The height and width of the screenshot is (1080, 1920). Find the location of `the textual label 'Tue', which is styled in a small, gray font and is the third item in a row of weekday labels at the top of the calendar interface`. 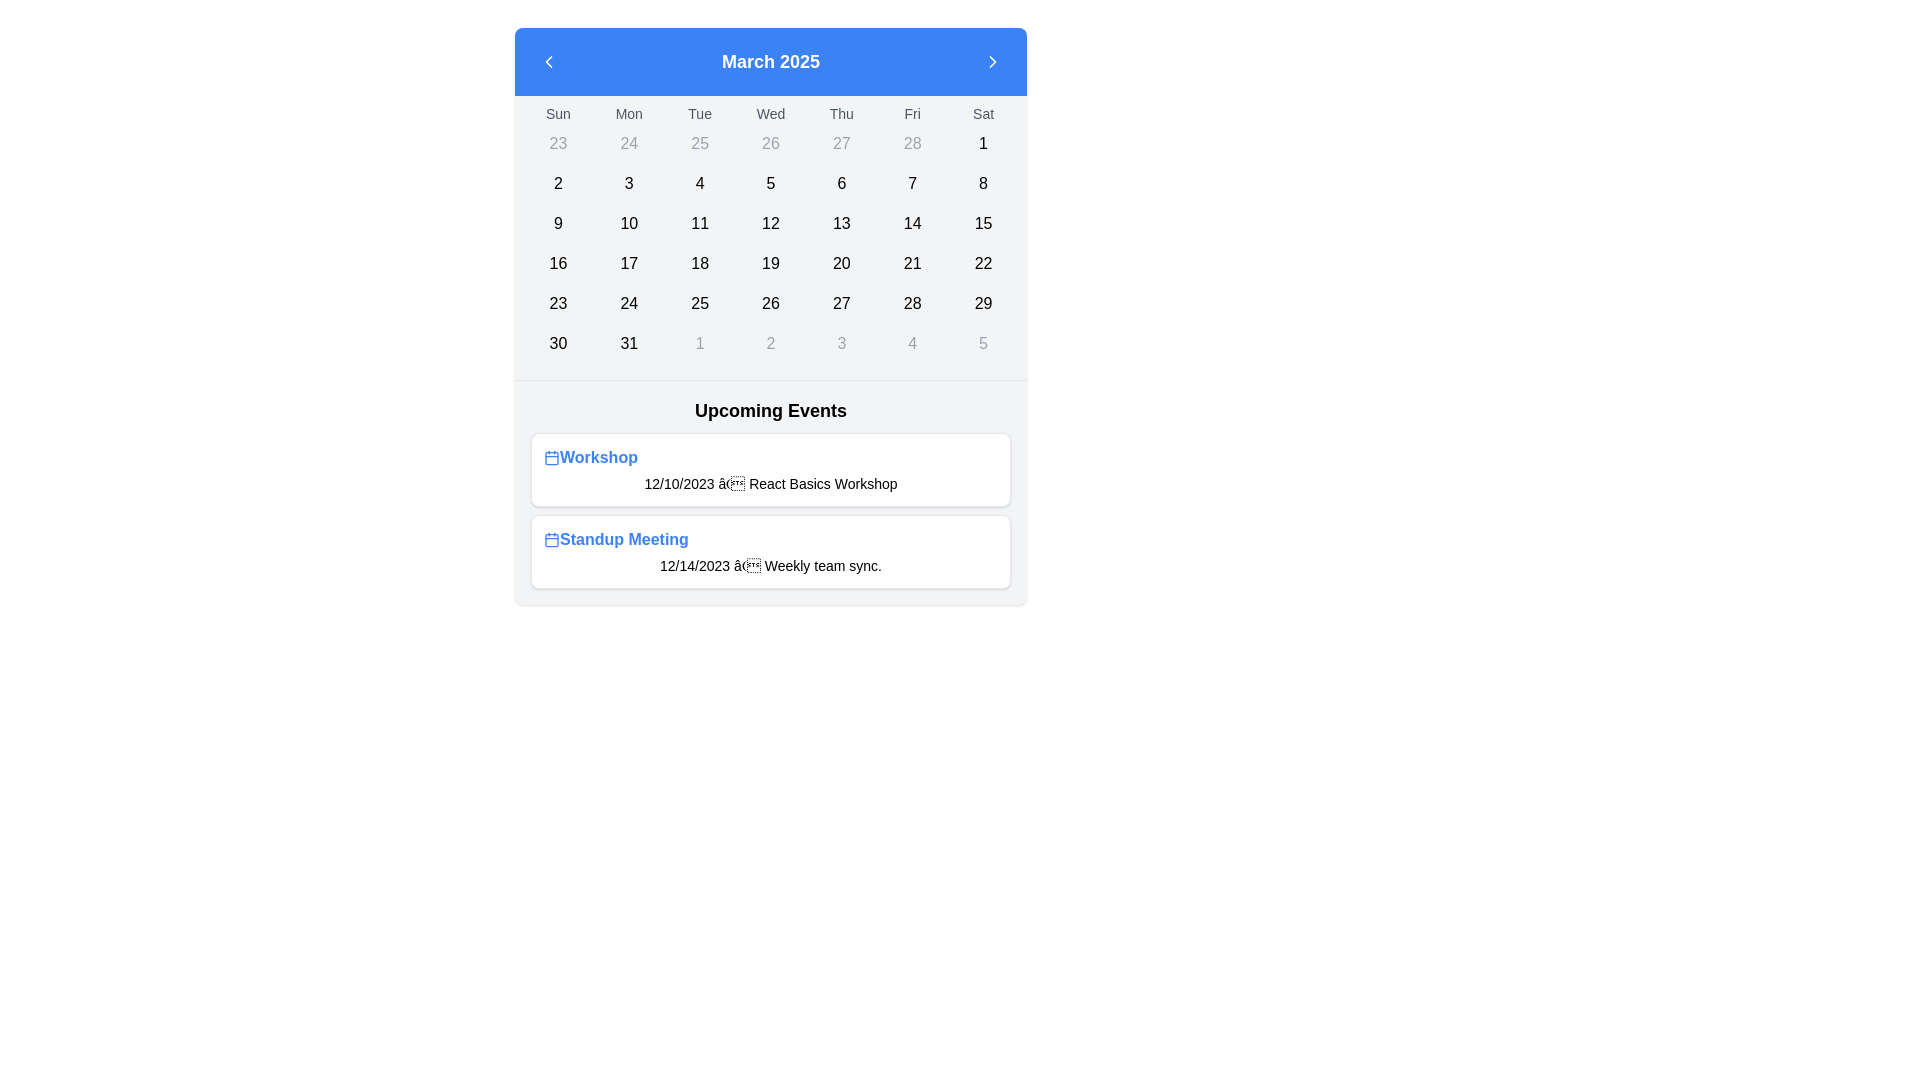

the textual label 'Tue', which is styled in a small, gray font and is the third item in a row of weekday labels at the top of the calendar interface is located at coordinates (700, 114).